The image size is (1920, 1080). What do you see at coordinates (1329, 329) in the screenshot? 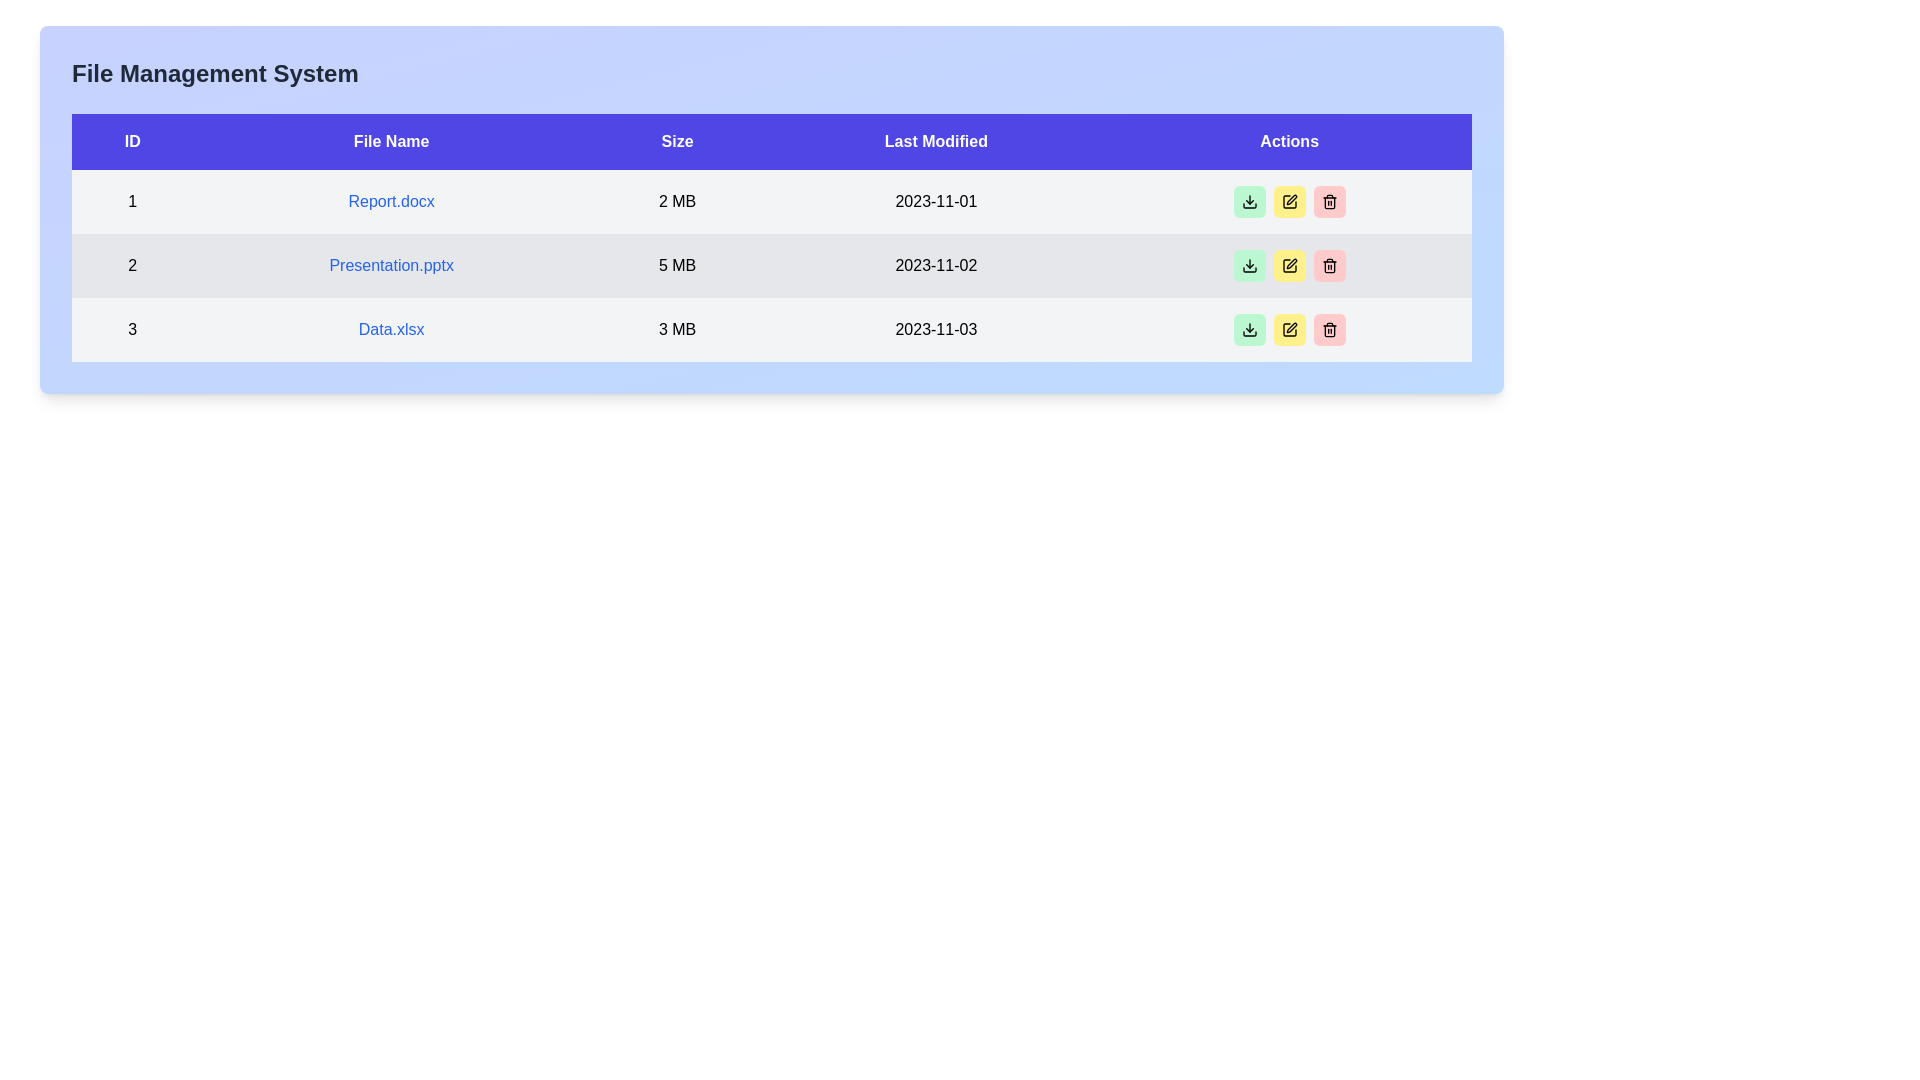
I see `the trash icon button in the Actions column, third row of the table, which is styled as a lightweight vector graphic trash can icon` at bounding box center [1329, 329].